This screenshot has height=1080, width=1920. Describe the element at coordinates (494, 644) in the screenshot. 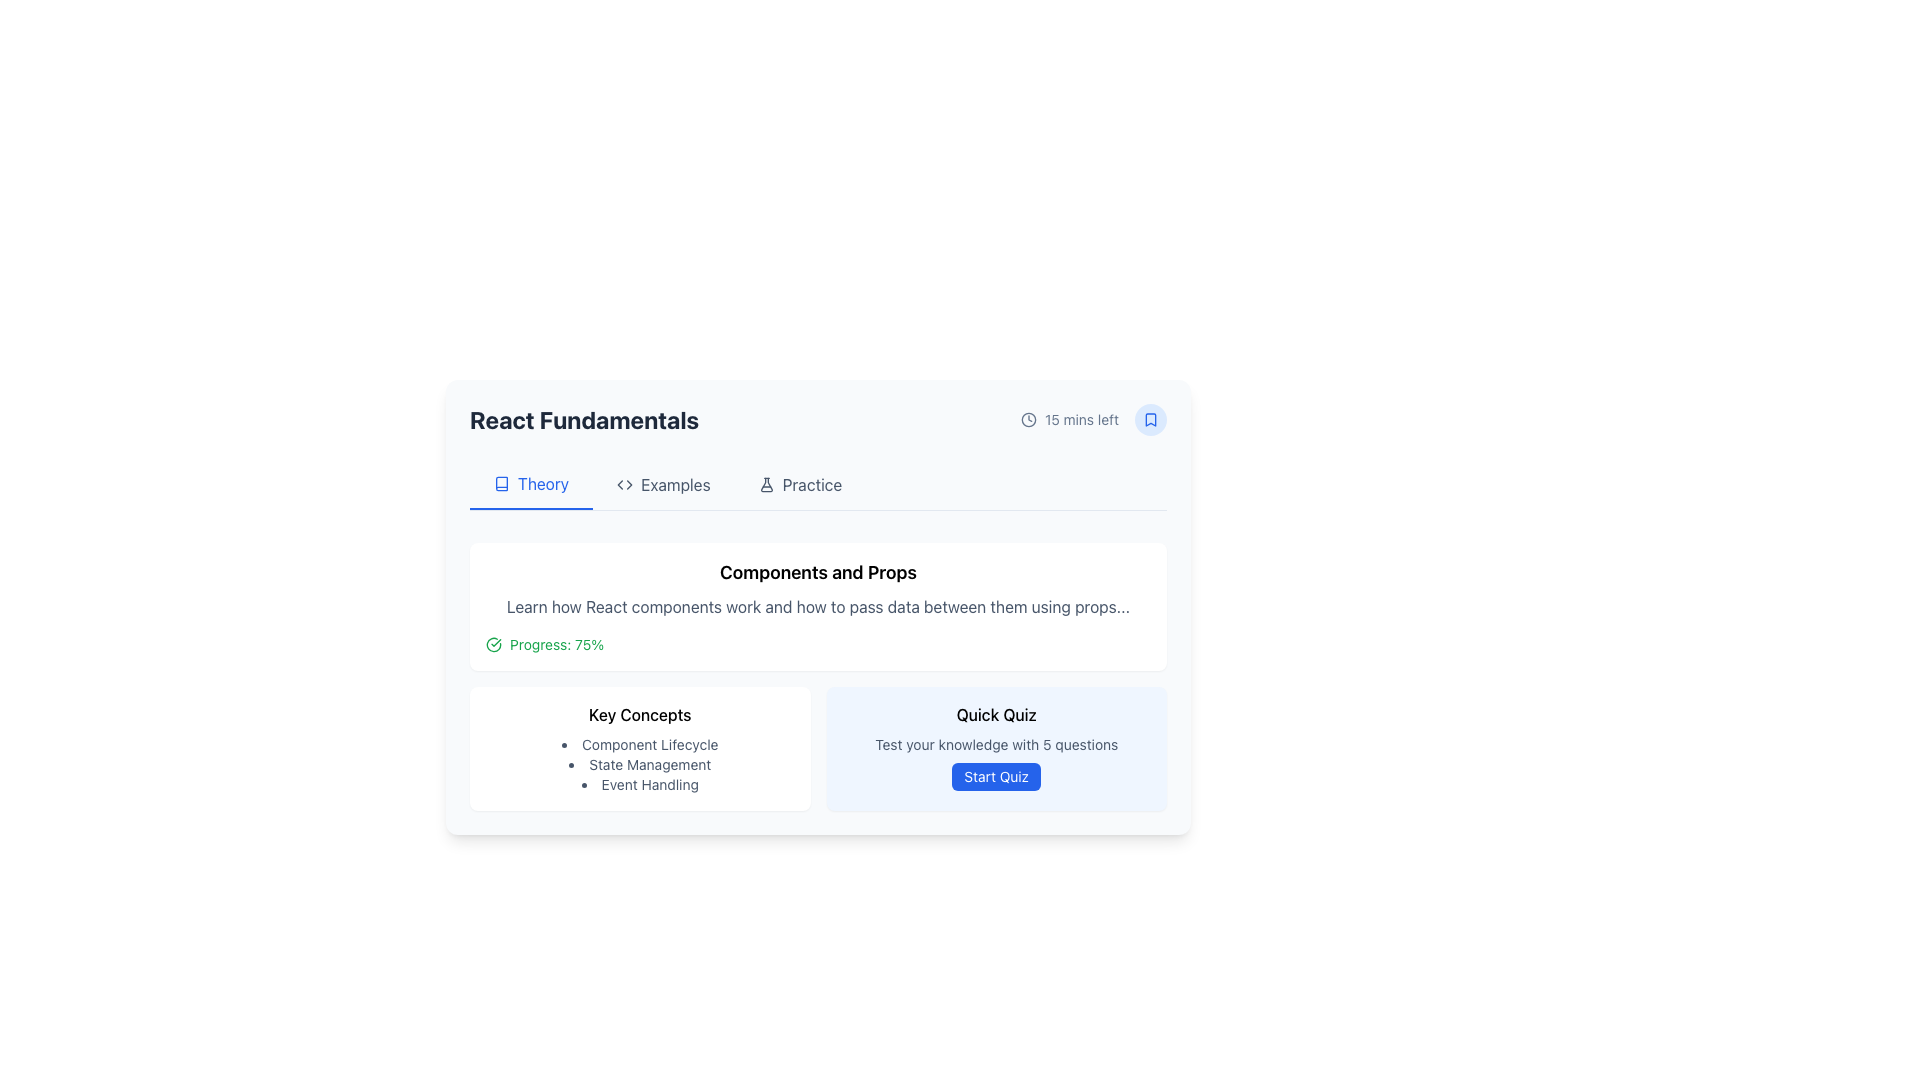

I see `the SVG icon styled as a circle with a checkmark inside, which visually represents a completed or successful status, located to the left of the text 'Progress: 75%' in the content card titled 'React Fundamentals'` at that location.